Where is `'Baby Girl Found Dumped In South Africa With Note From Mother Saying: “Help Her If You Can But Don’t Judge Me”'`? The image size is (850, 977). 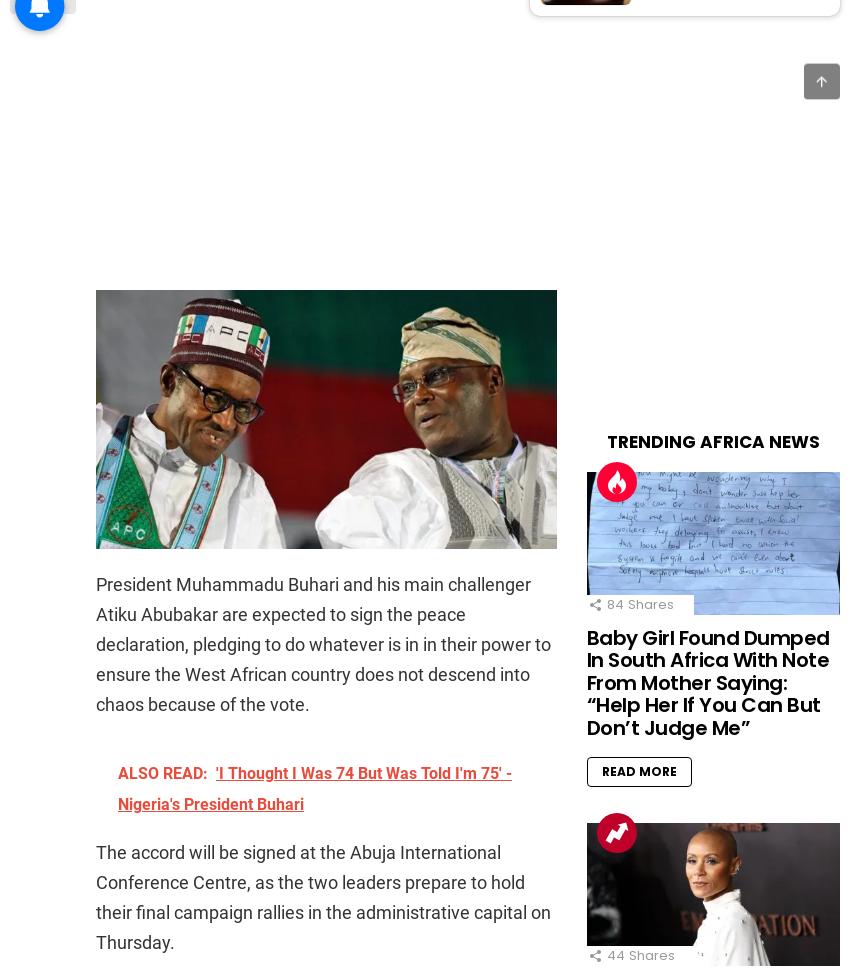 'Baby Girl Found Dumped In South Africa With Note From Mother Saying: “Help Her If You Can But Don’t Judge Me”' is located at coordinates (706, 682).